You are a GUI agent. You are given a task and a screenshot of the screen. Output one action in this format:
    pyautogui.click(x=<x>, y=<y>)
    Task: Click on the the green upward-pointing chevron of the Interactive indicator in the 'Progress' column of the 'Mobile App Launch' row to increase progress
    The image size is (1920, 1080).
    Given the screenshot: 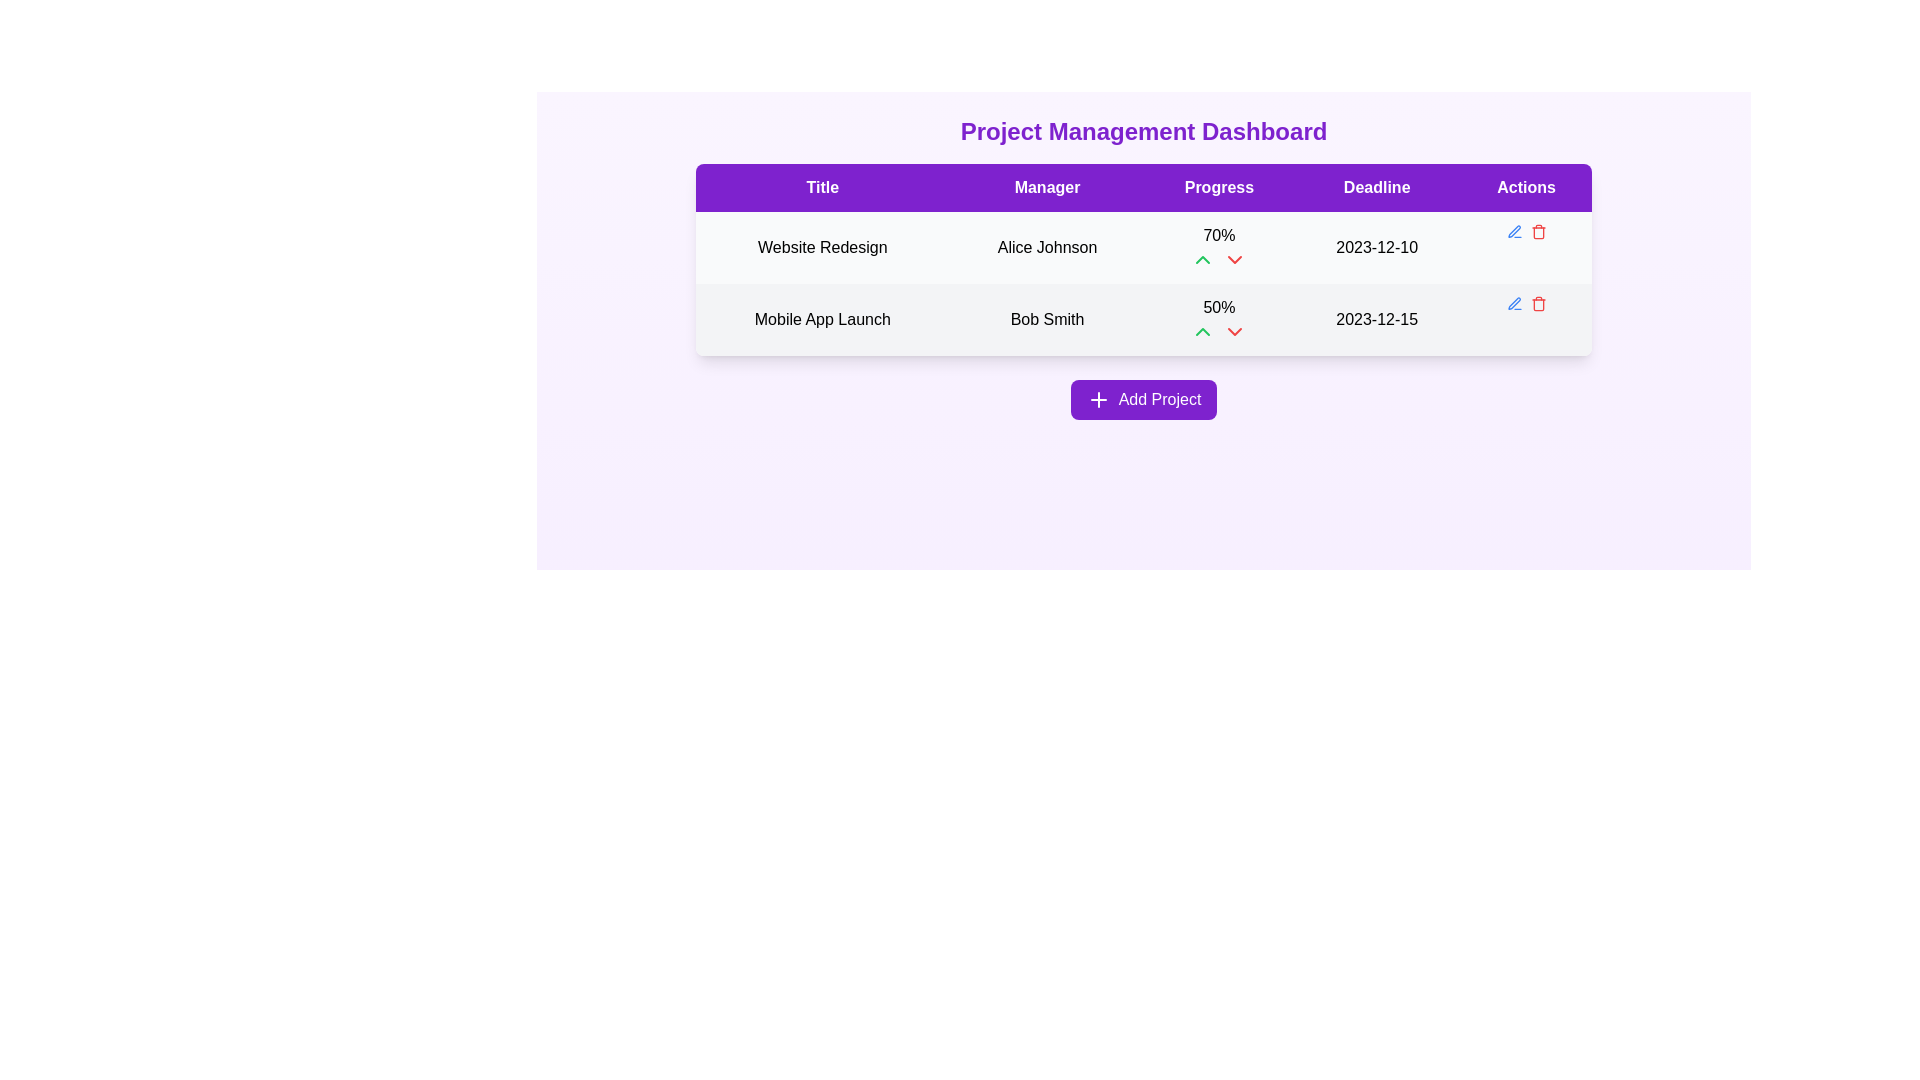 What is the action you would take?
    pyautogui.click(x=1218, y=330)
    